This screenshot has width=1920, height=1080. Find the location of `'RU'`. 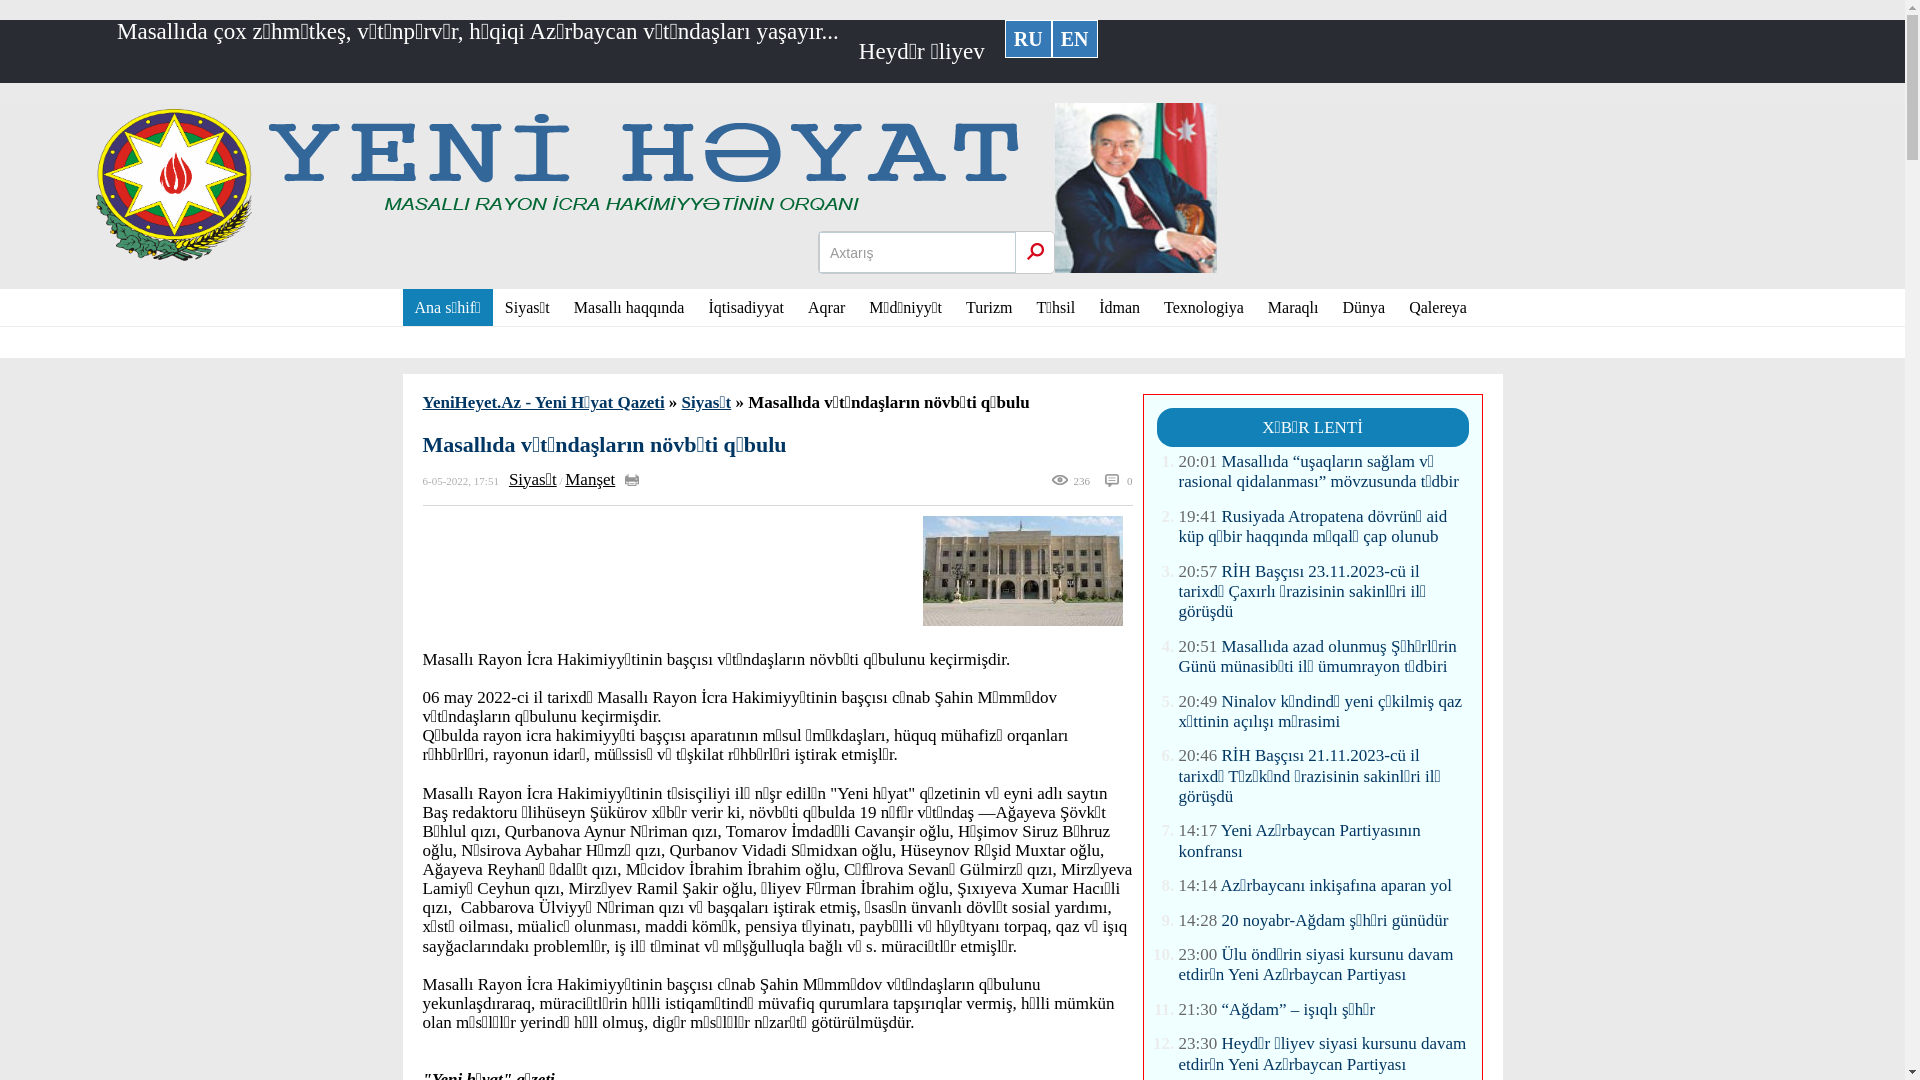

'RU' is located at coordinates (1004, 38).